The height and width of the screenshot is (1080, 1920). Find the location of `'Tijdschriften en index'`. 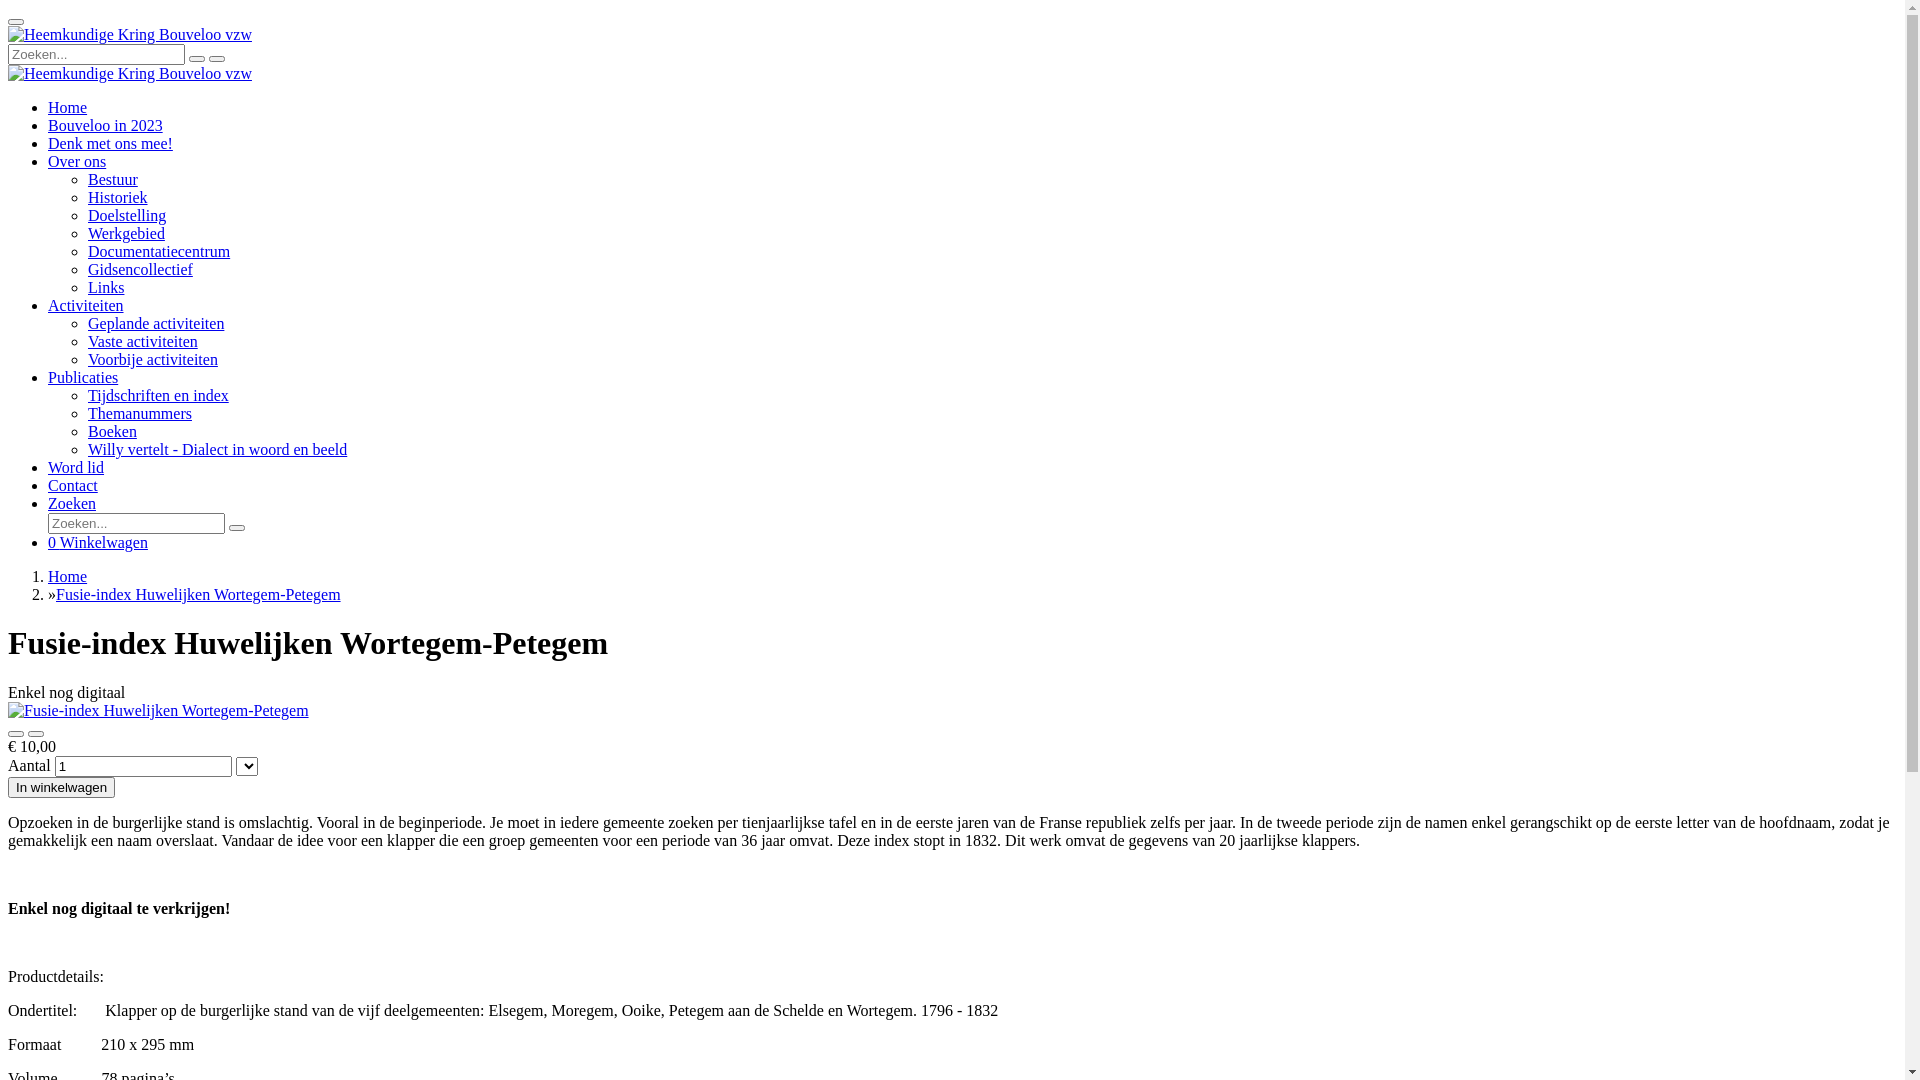

'Tijdschriften en index' is located at coordinates (157, 395).